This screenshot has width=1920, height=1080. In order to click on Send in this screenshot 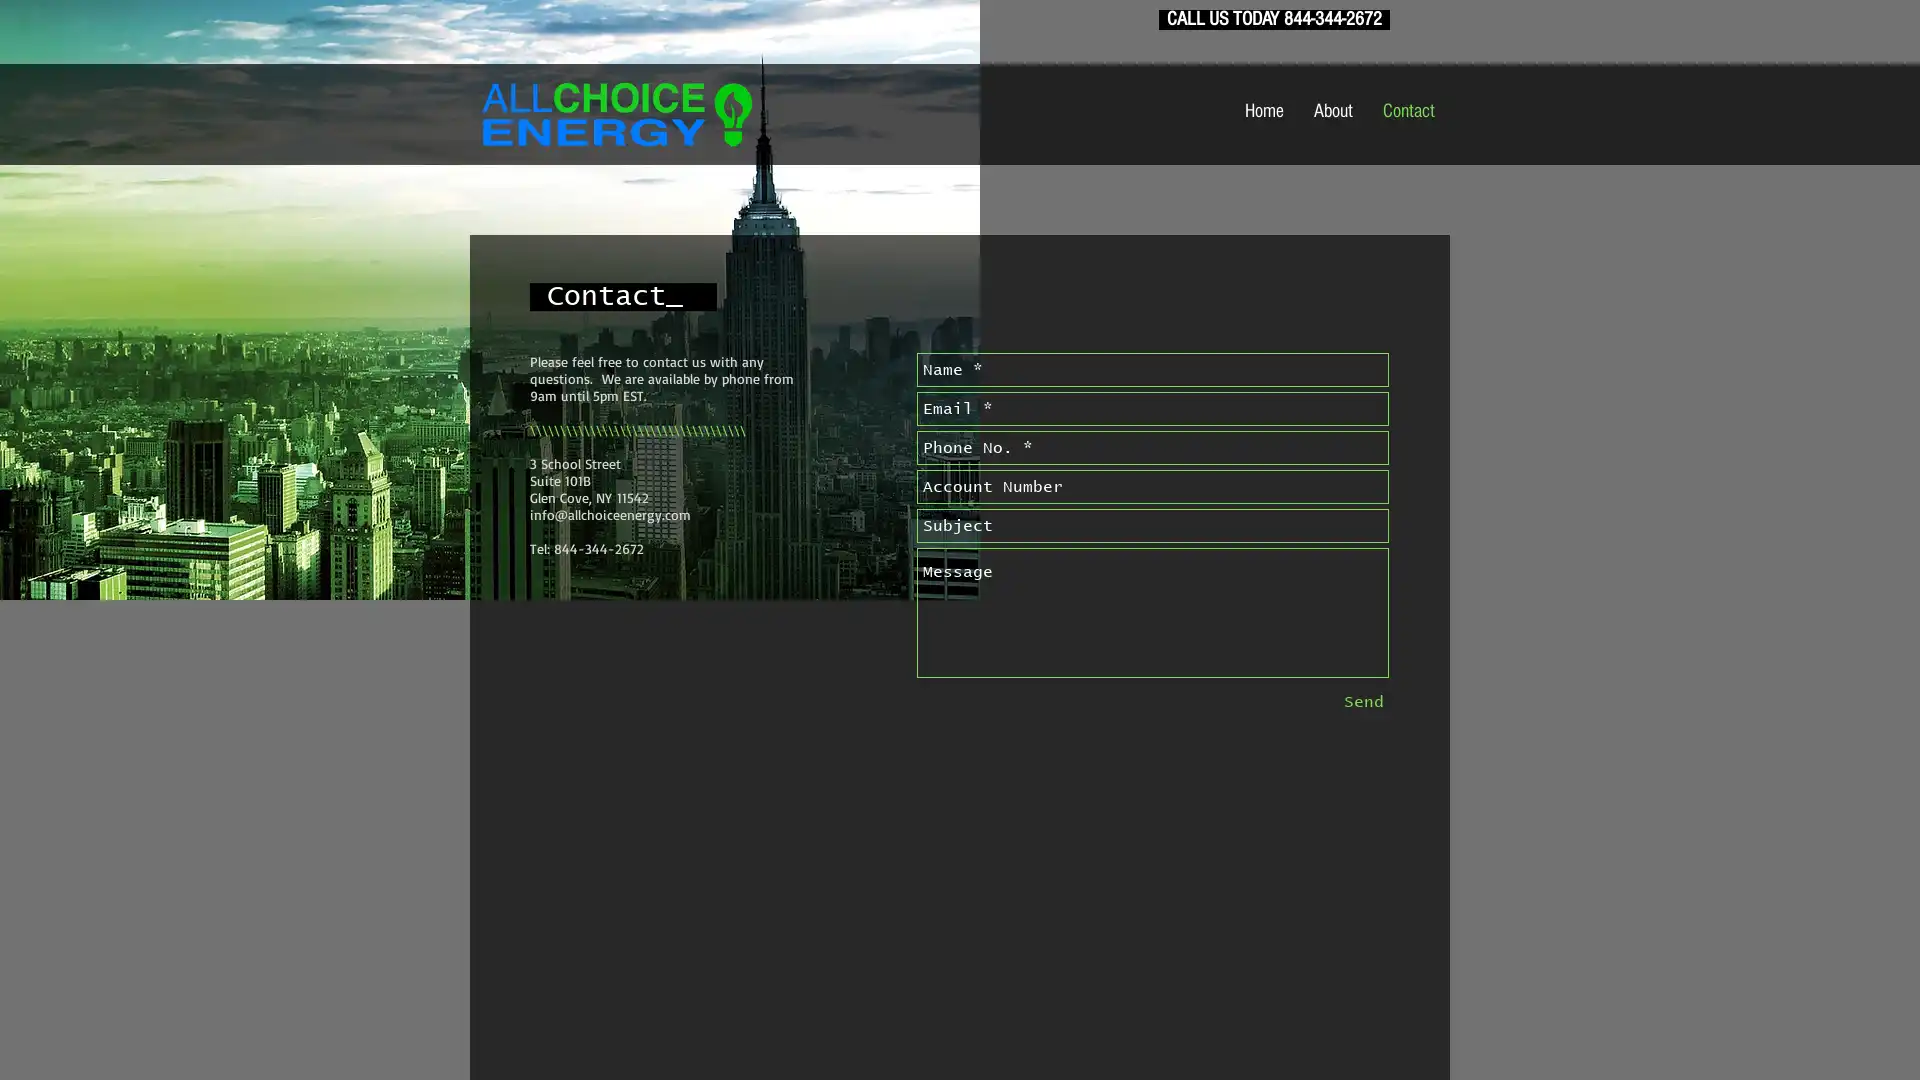, I will do `click(1362, 701)`.